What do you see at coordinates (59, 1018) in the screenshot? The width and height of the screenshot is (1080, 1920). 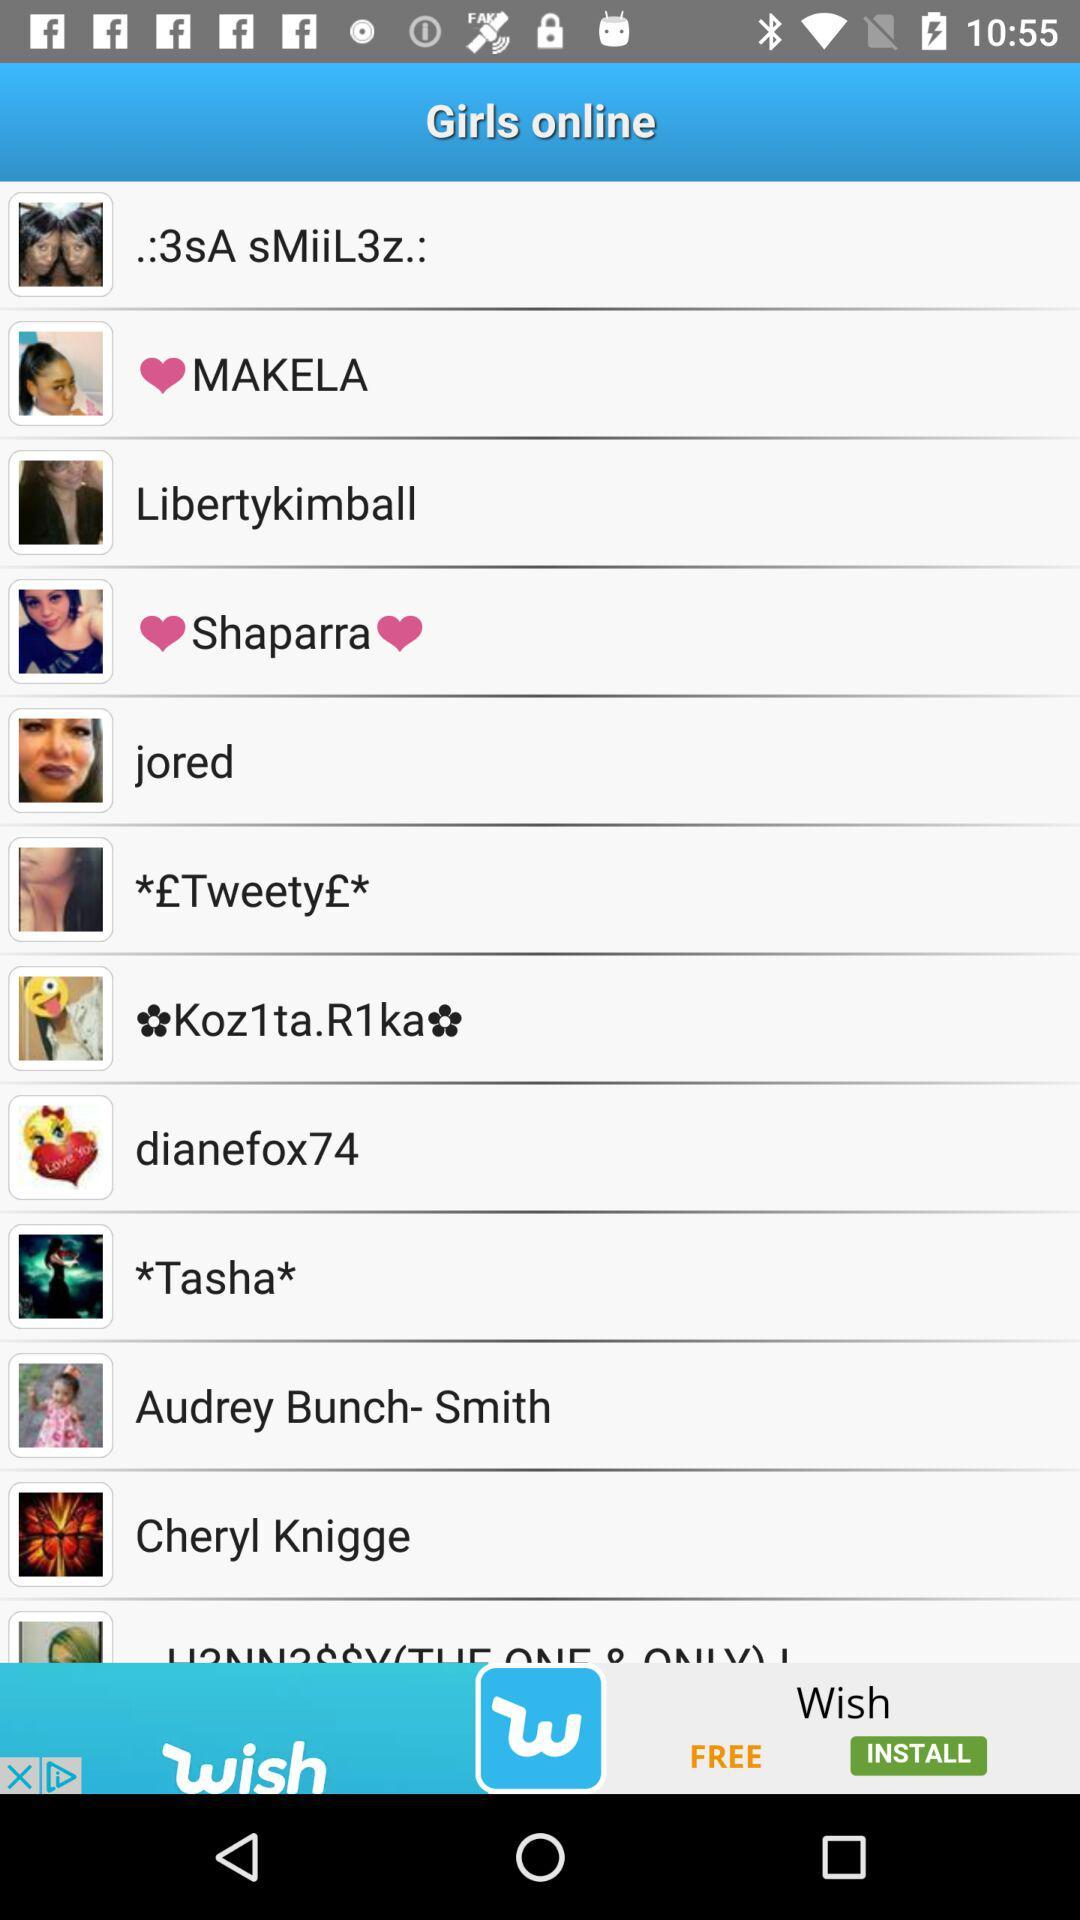 I see `choose profile` at bounding box center [59, 1018].